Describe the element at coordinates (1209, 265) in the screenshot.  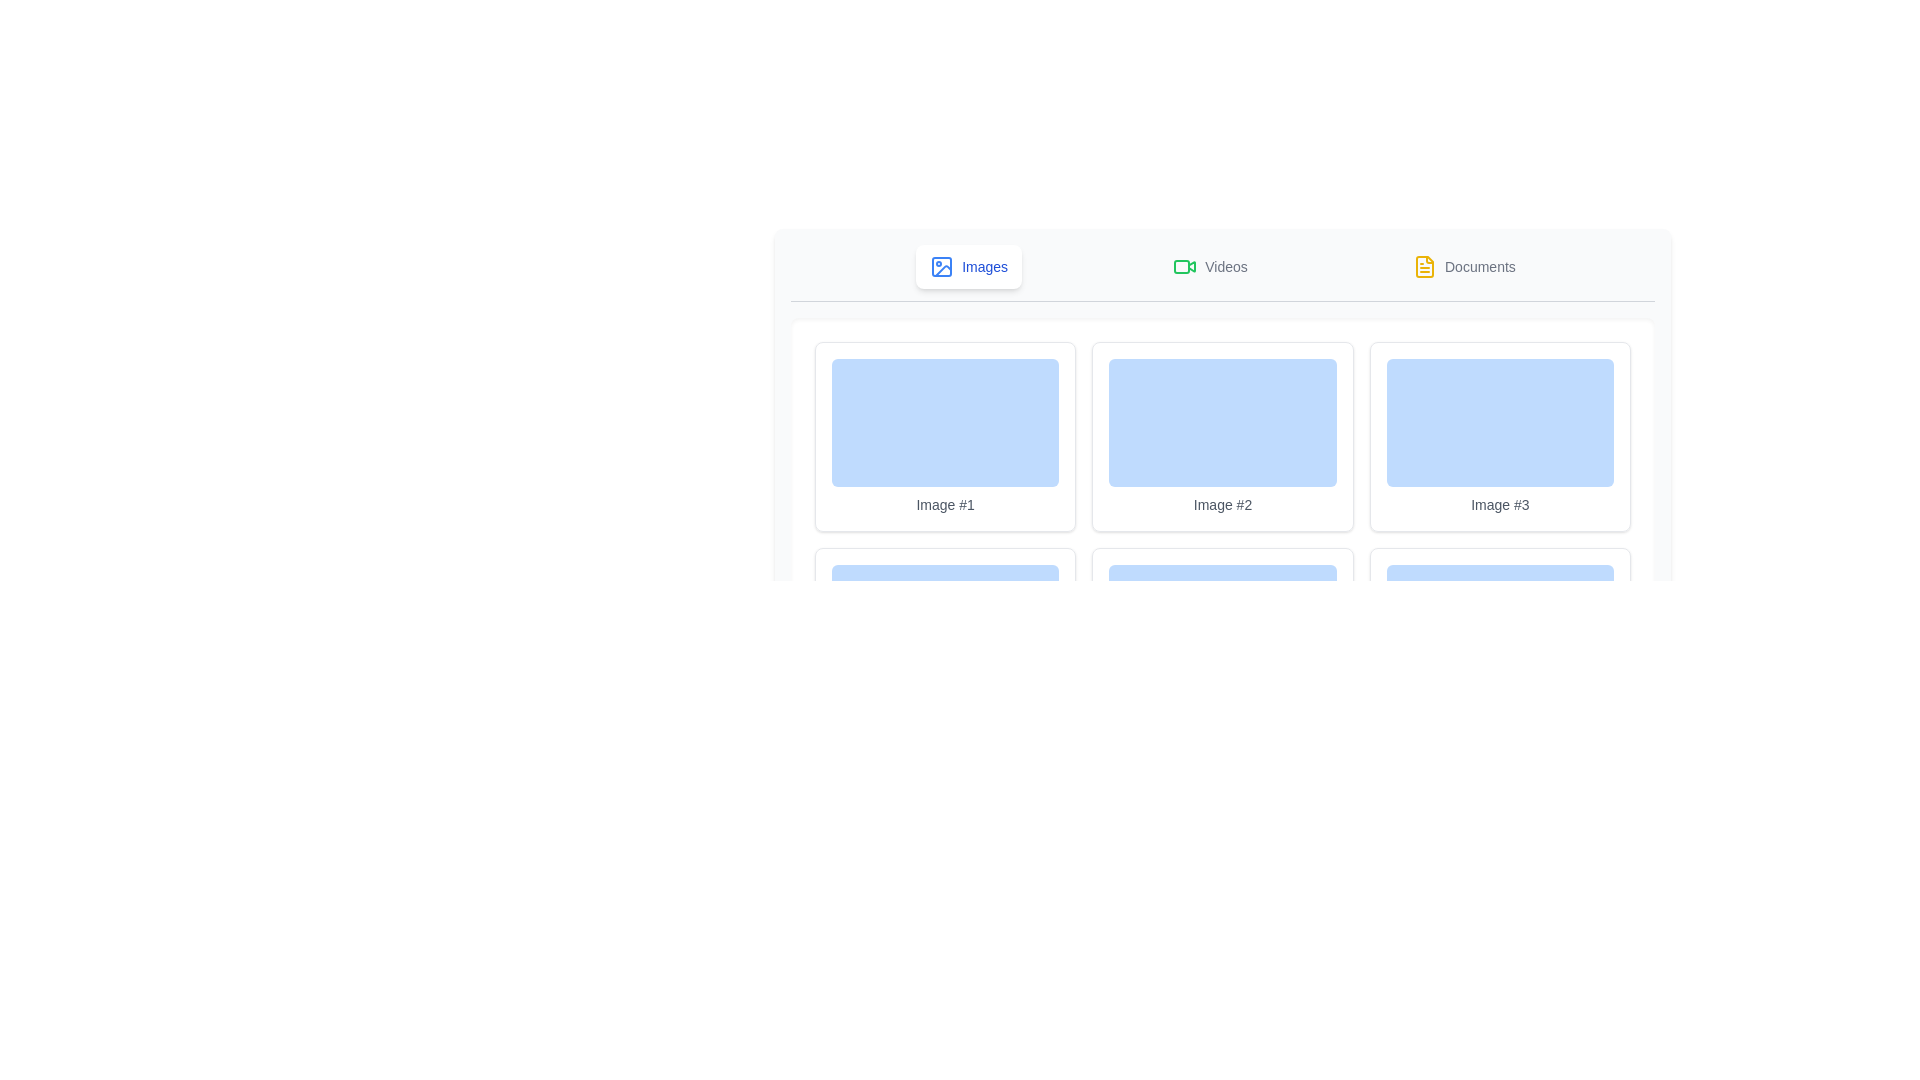
I see `the second button in the horizontal row at the top of the interface` at that location.